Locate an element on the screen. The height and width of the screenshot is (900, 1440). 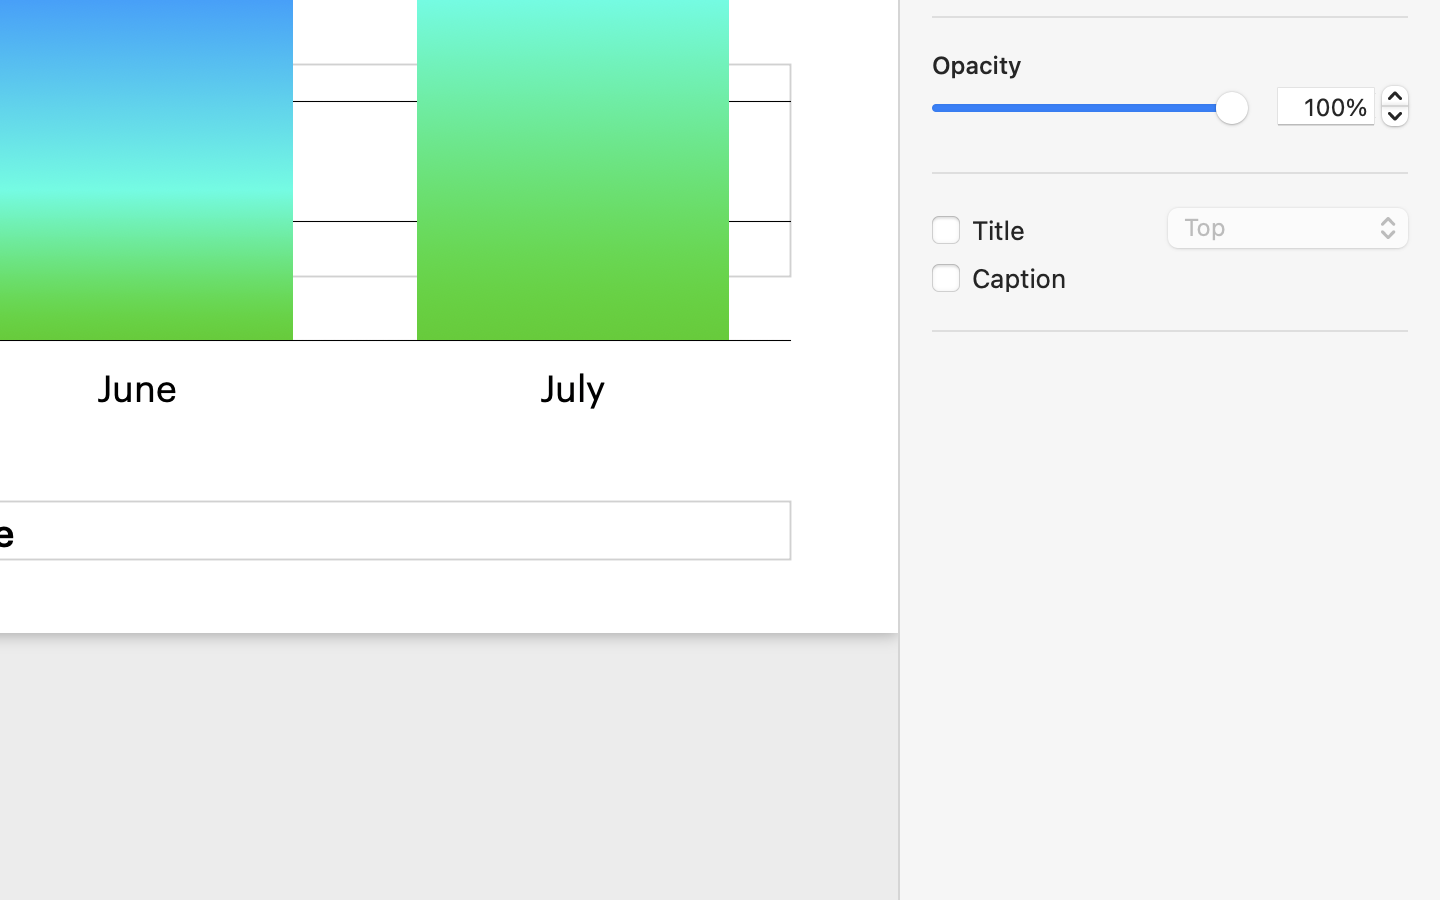
'1.0' is located at coordinates (1088, 107).